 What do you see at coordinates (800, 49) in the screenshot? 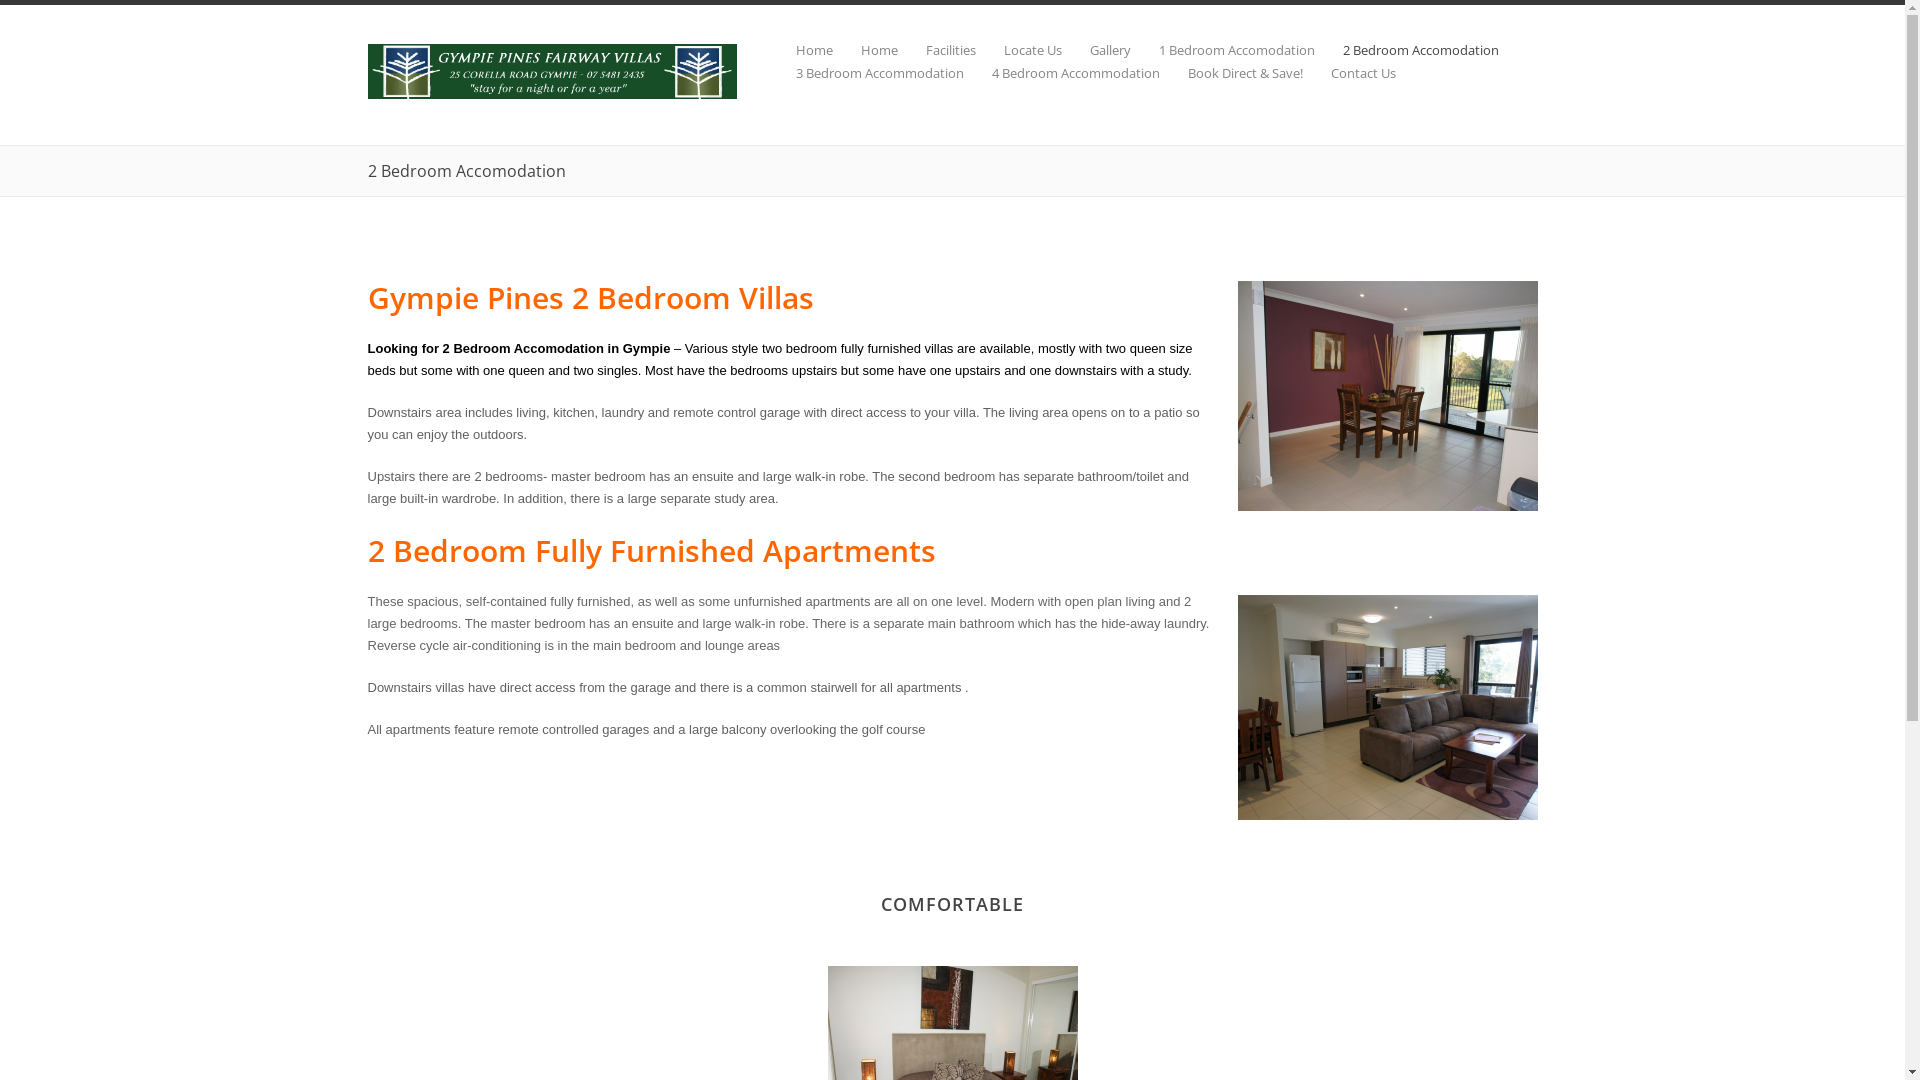
I see `'Home'` at bounding box center [800, 49].